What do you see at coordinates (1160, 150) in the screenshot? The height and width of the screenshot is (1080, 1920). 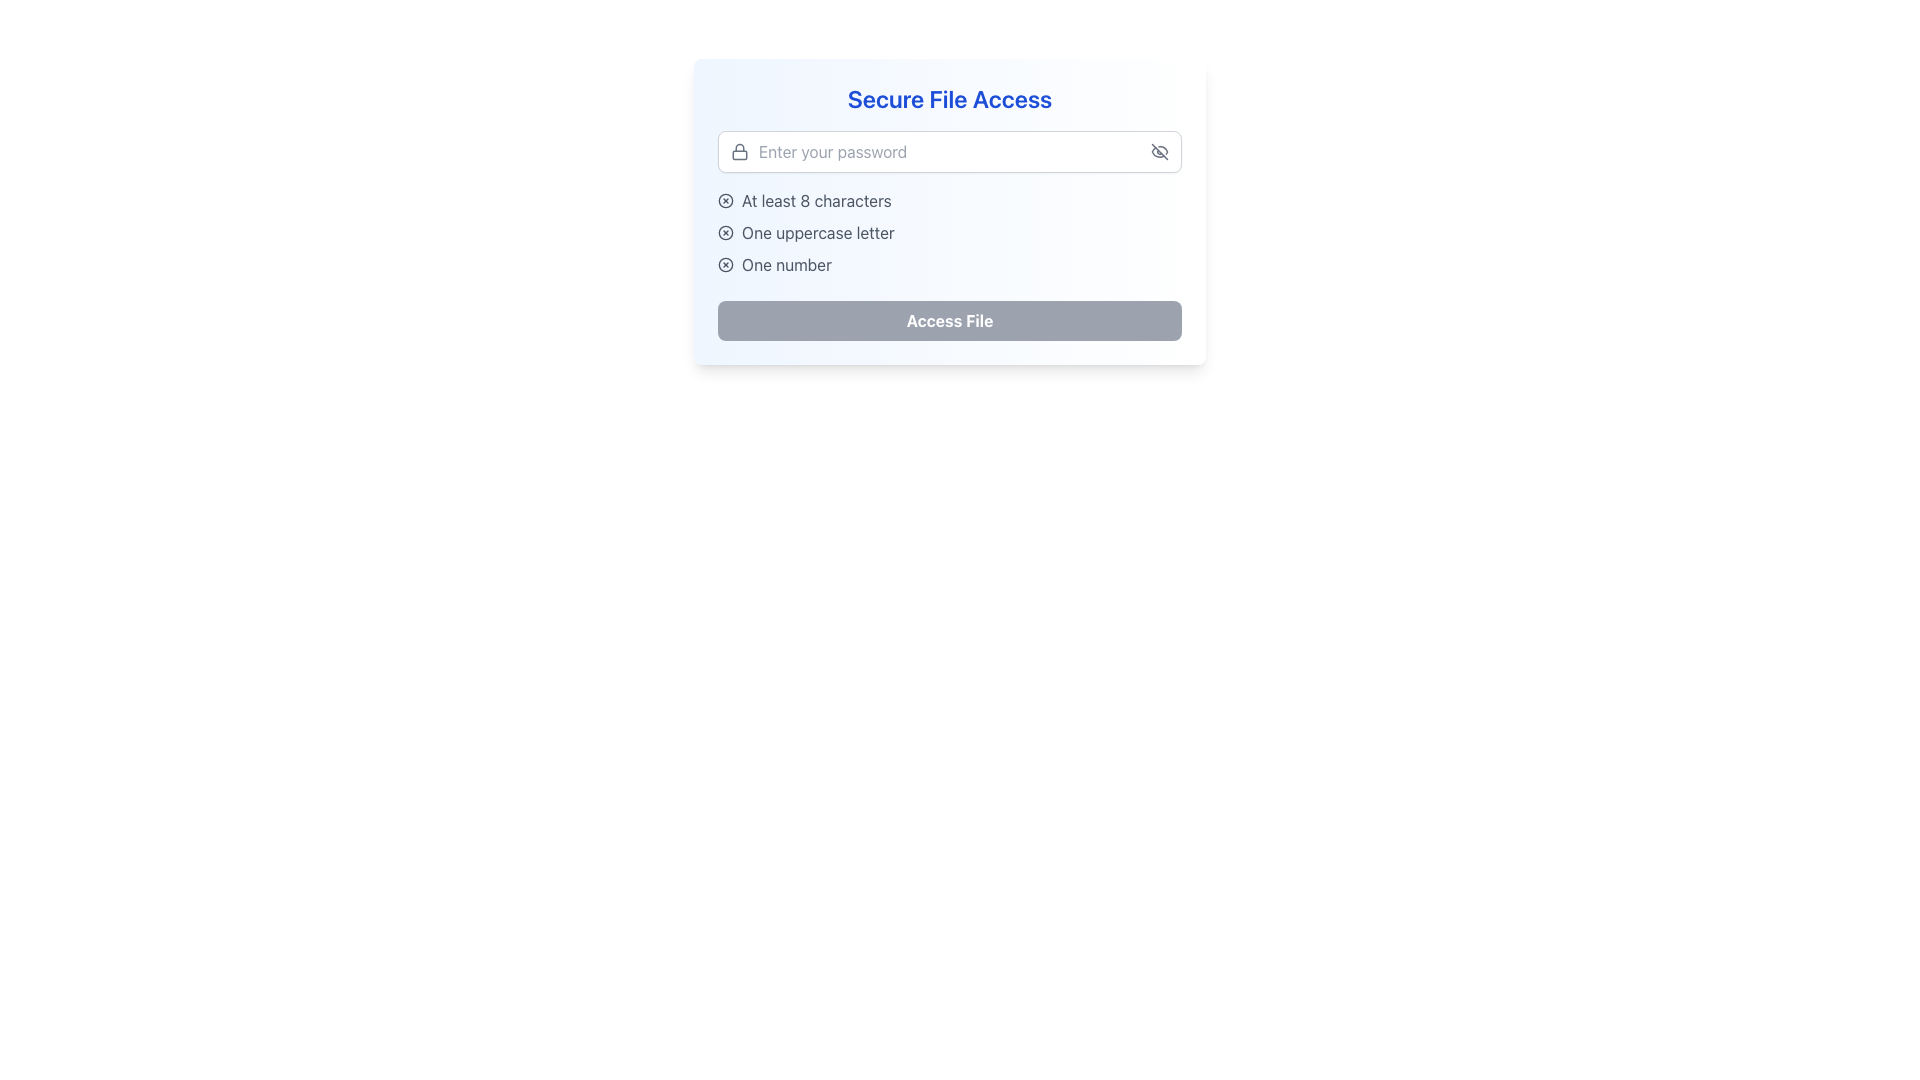 I see `the icon button located on the right side of the password input field` at bounding box center [1160, 150].